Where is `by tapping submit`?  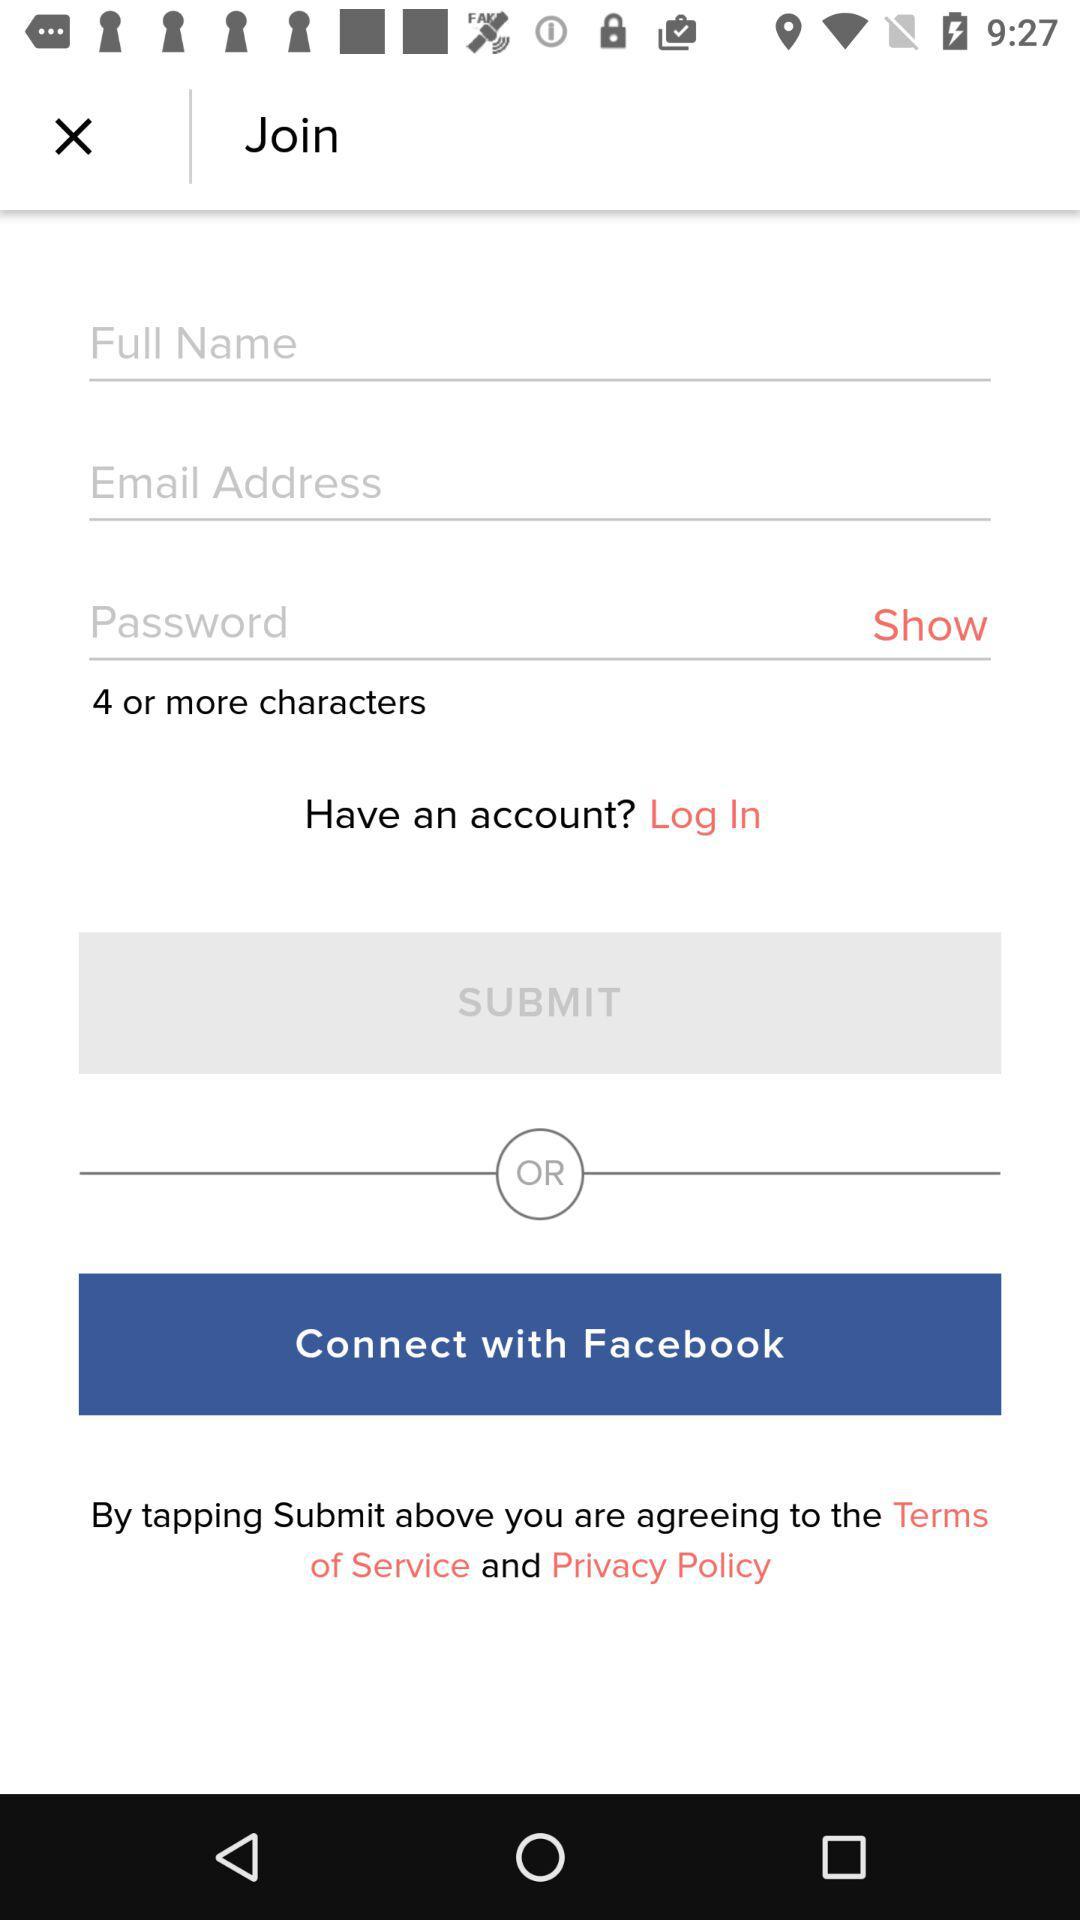 by tapping submit is located at coordinates (540, 1539).